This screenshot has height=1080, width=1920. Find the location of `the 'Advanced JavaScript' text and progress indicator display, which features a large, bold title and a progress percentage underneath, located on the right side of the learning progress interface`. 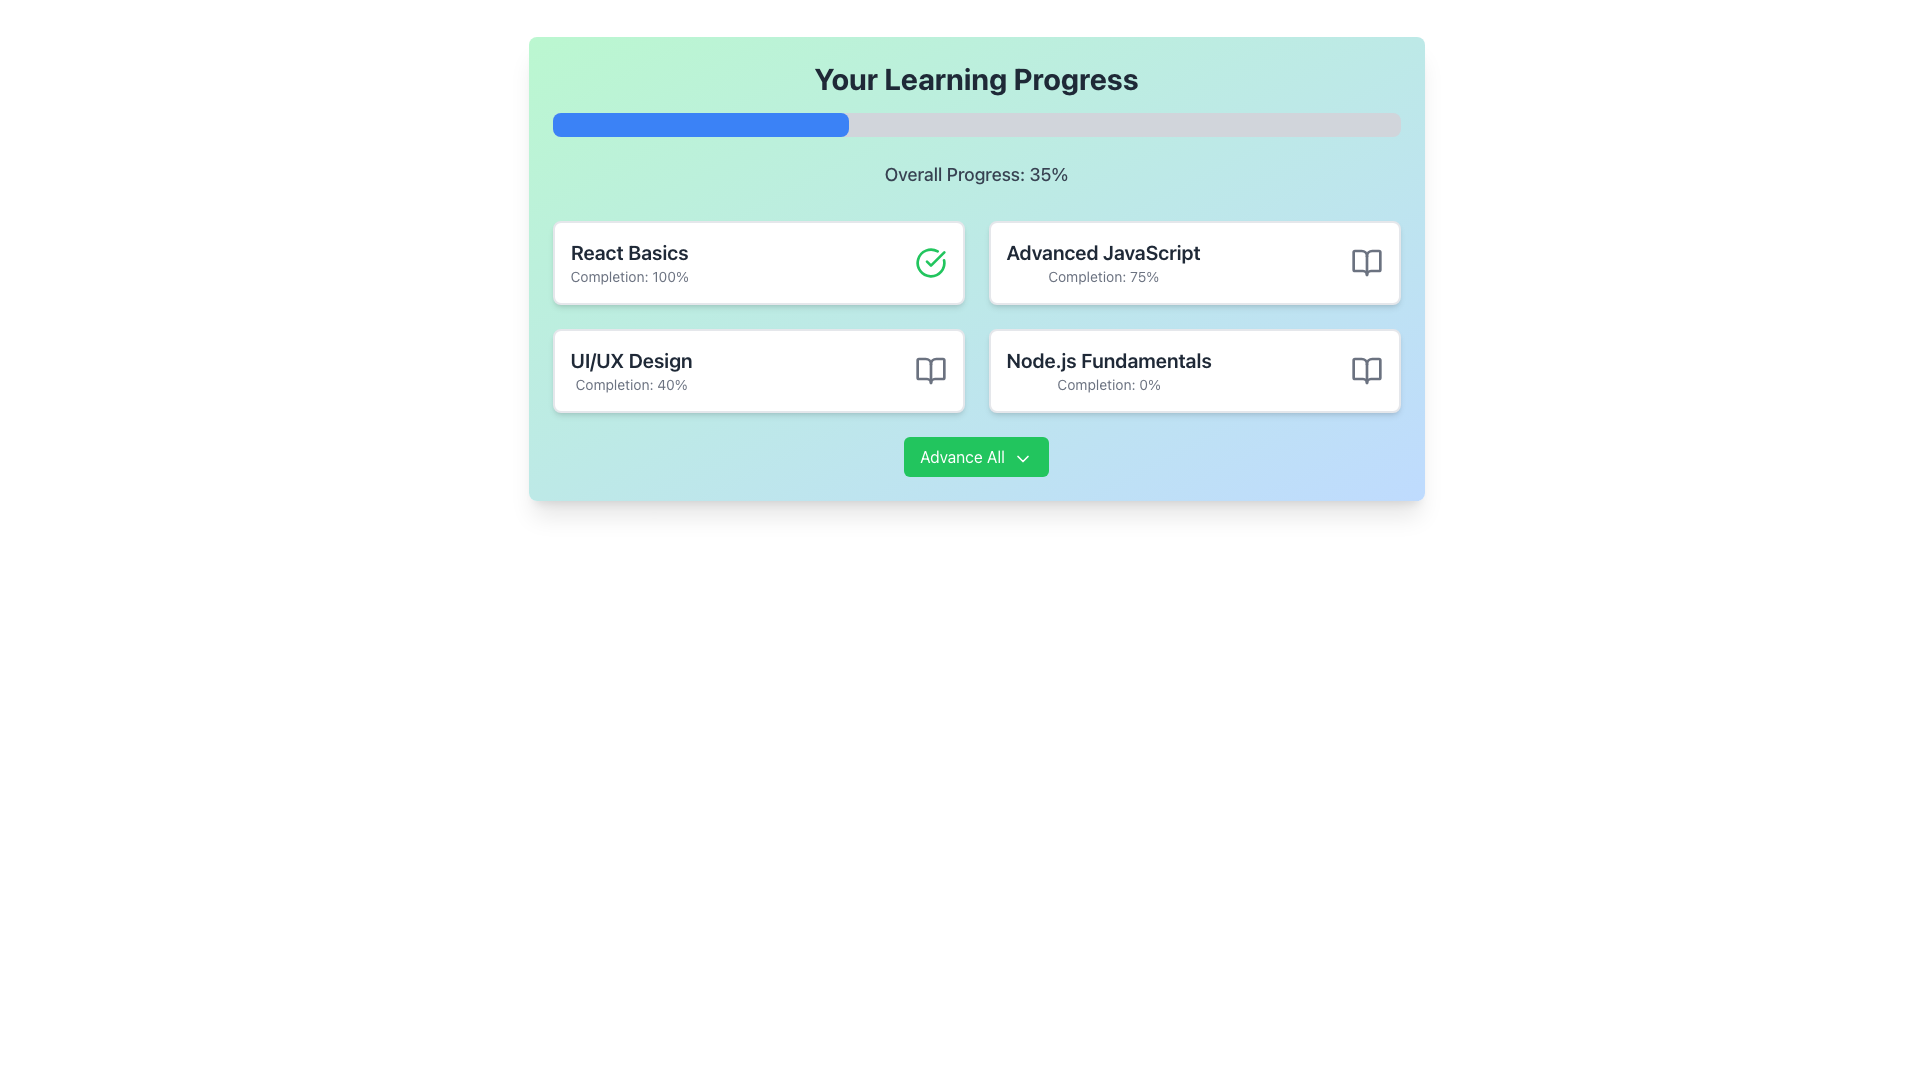

the 'Advanced JavaScript' text and progress indicator display, which features a large, bold title and a progress percentage underneath, located on the right side of the learning progress interface is located at coordinates (1102, 261).